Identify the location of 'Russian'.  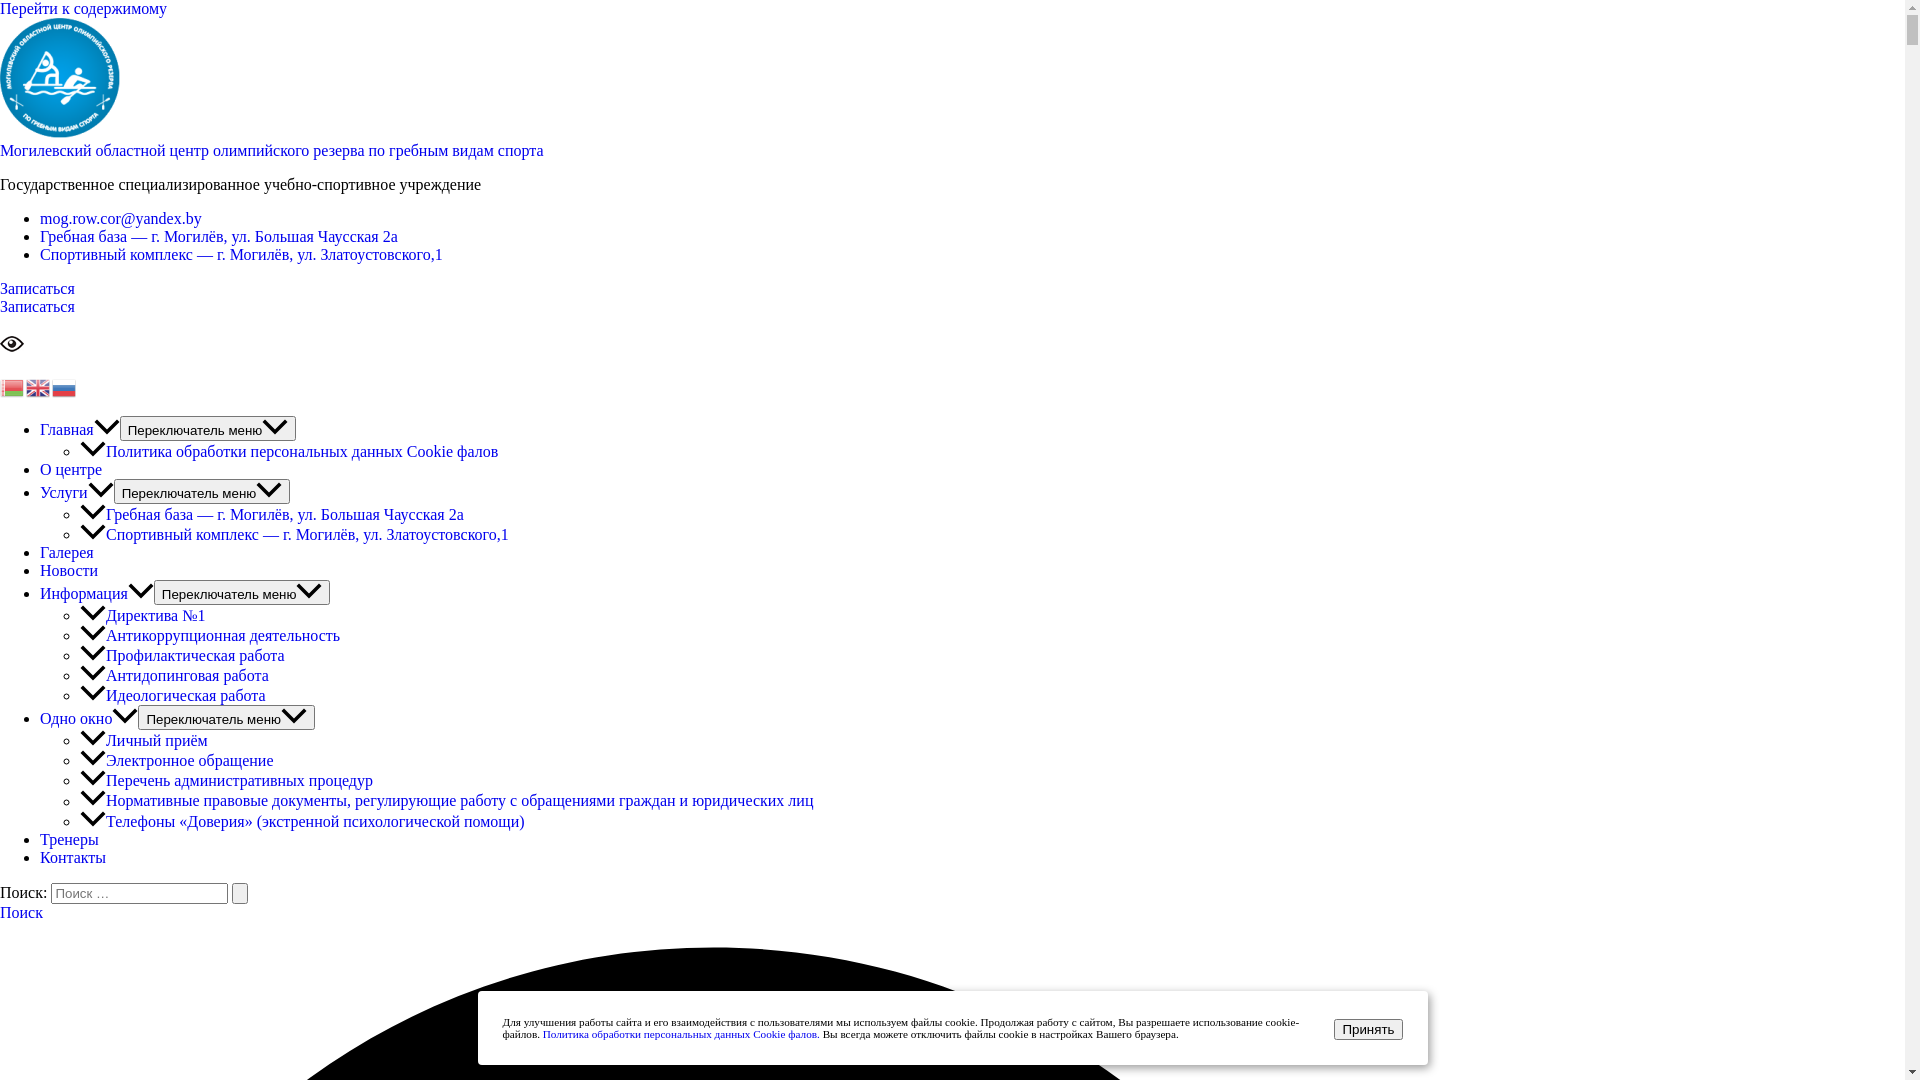
(65, 386).